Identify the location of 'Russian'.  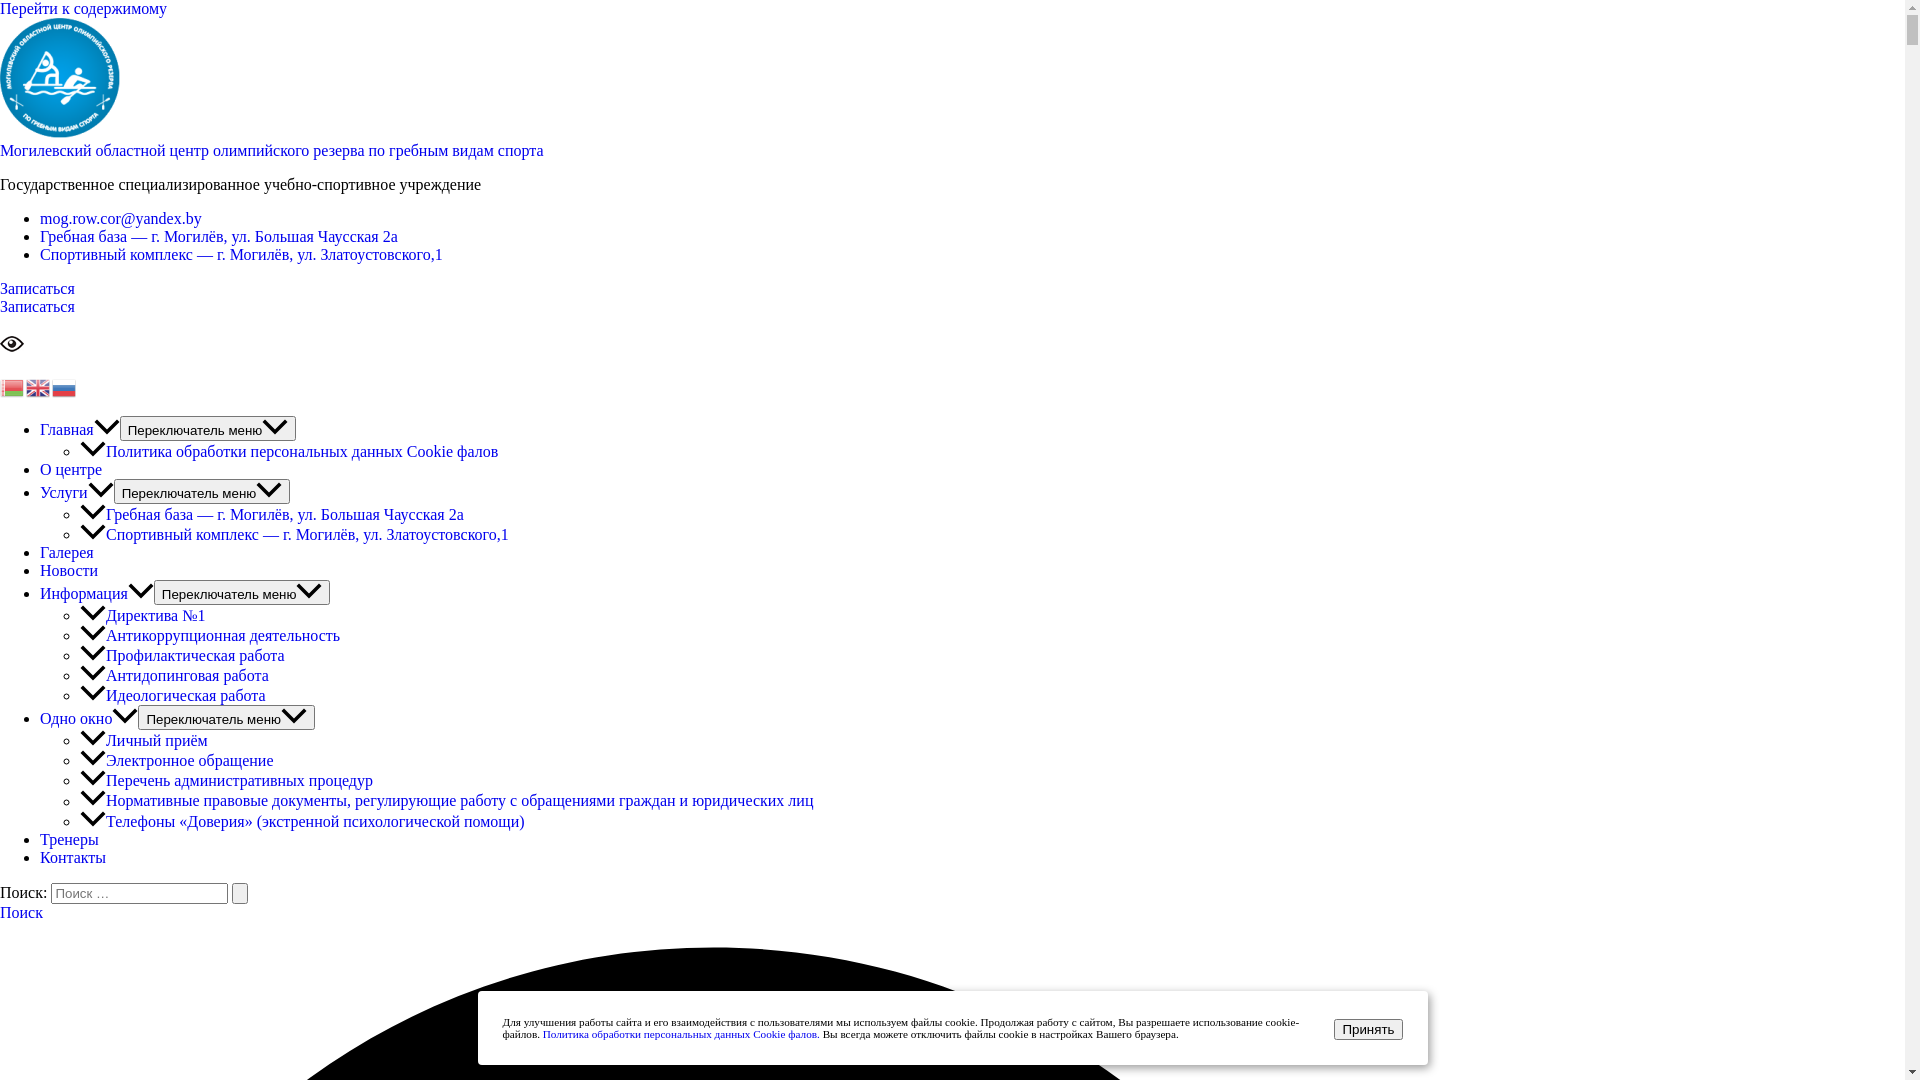
(65, 386).